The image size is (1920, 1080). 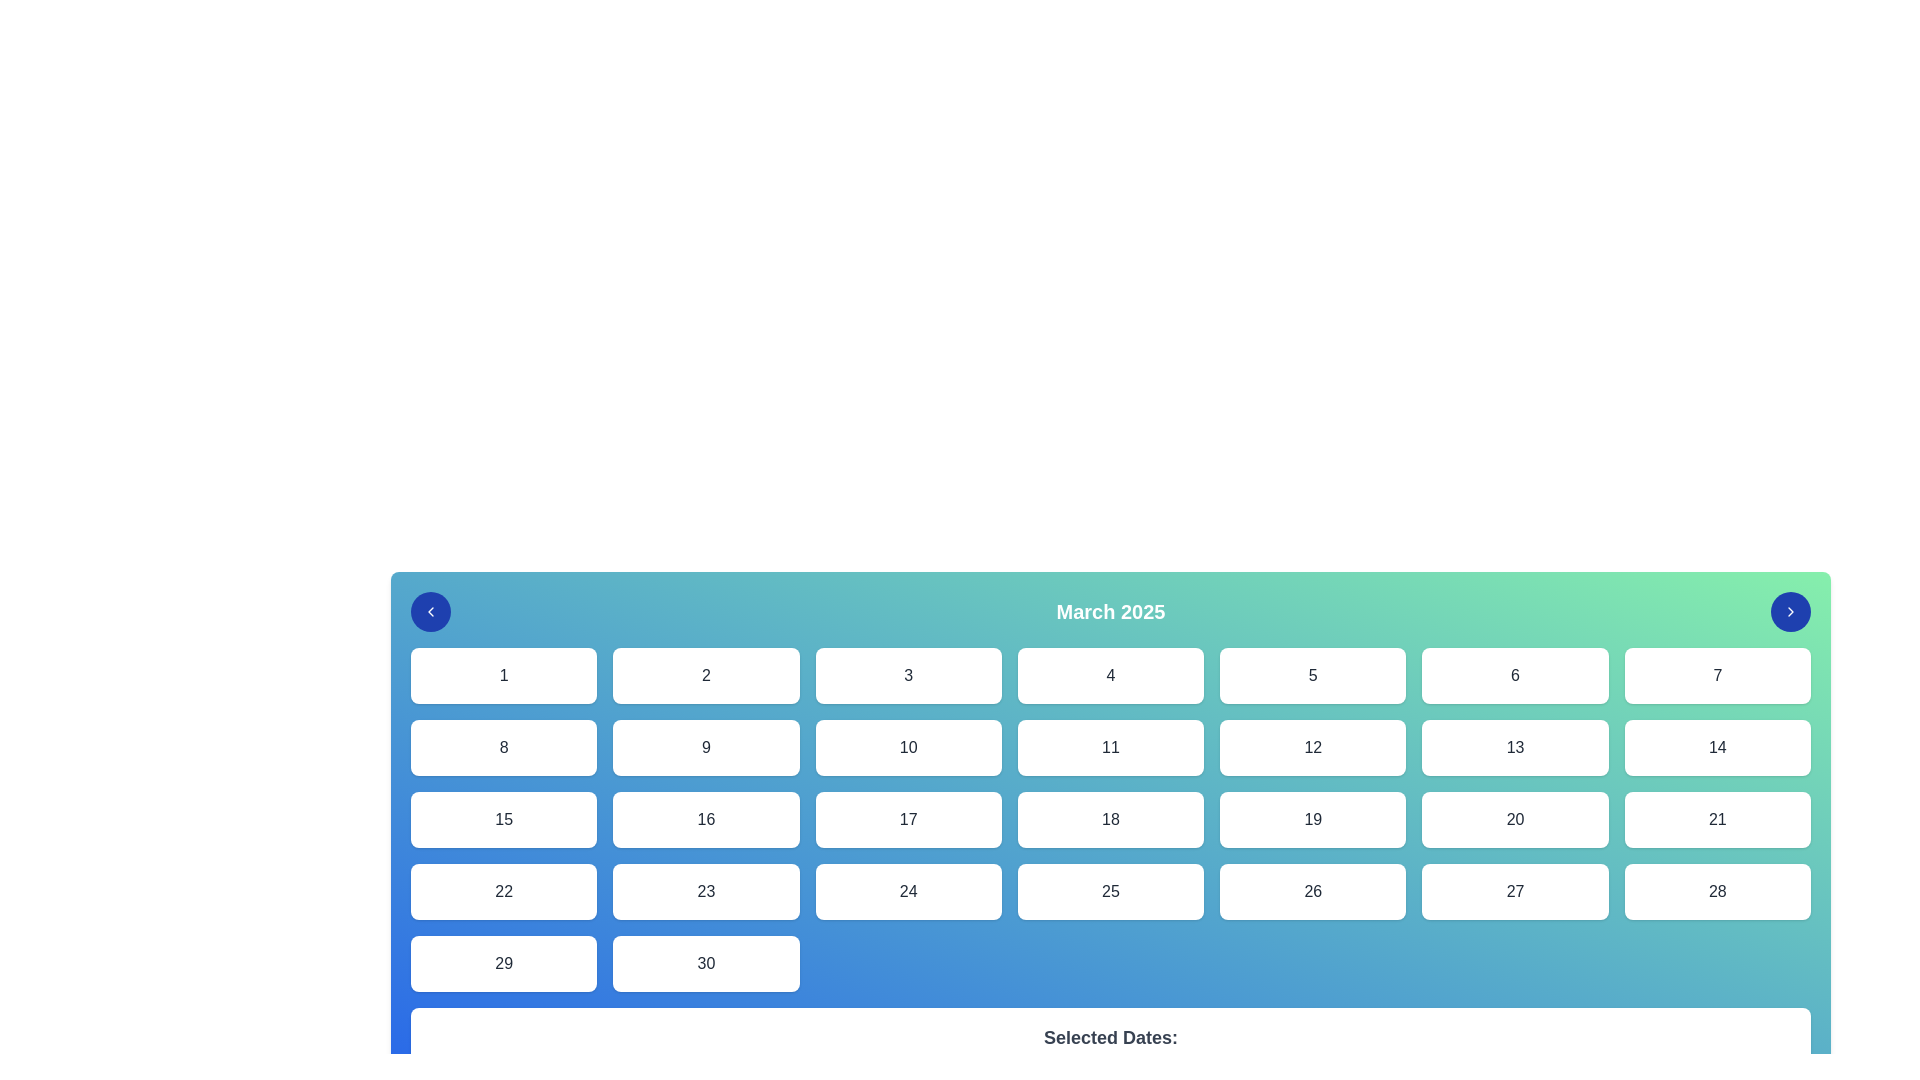 I want to click on the small left-pointing chevron icon within the circular blue button located in the top-left corner of the calendar interface, so click(x=430, y=611).